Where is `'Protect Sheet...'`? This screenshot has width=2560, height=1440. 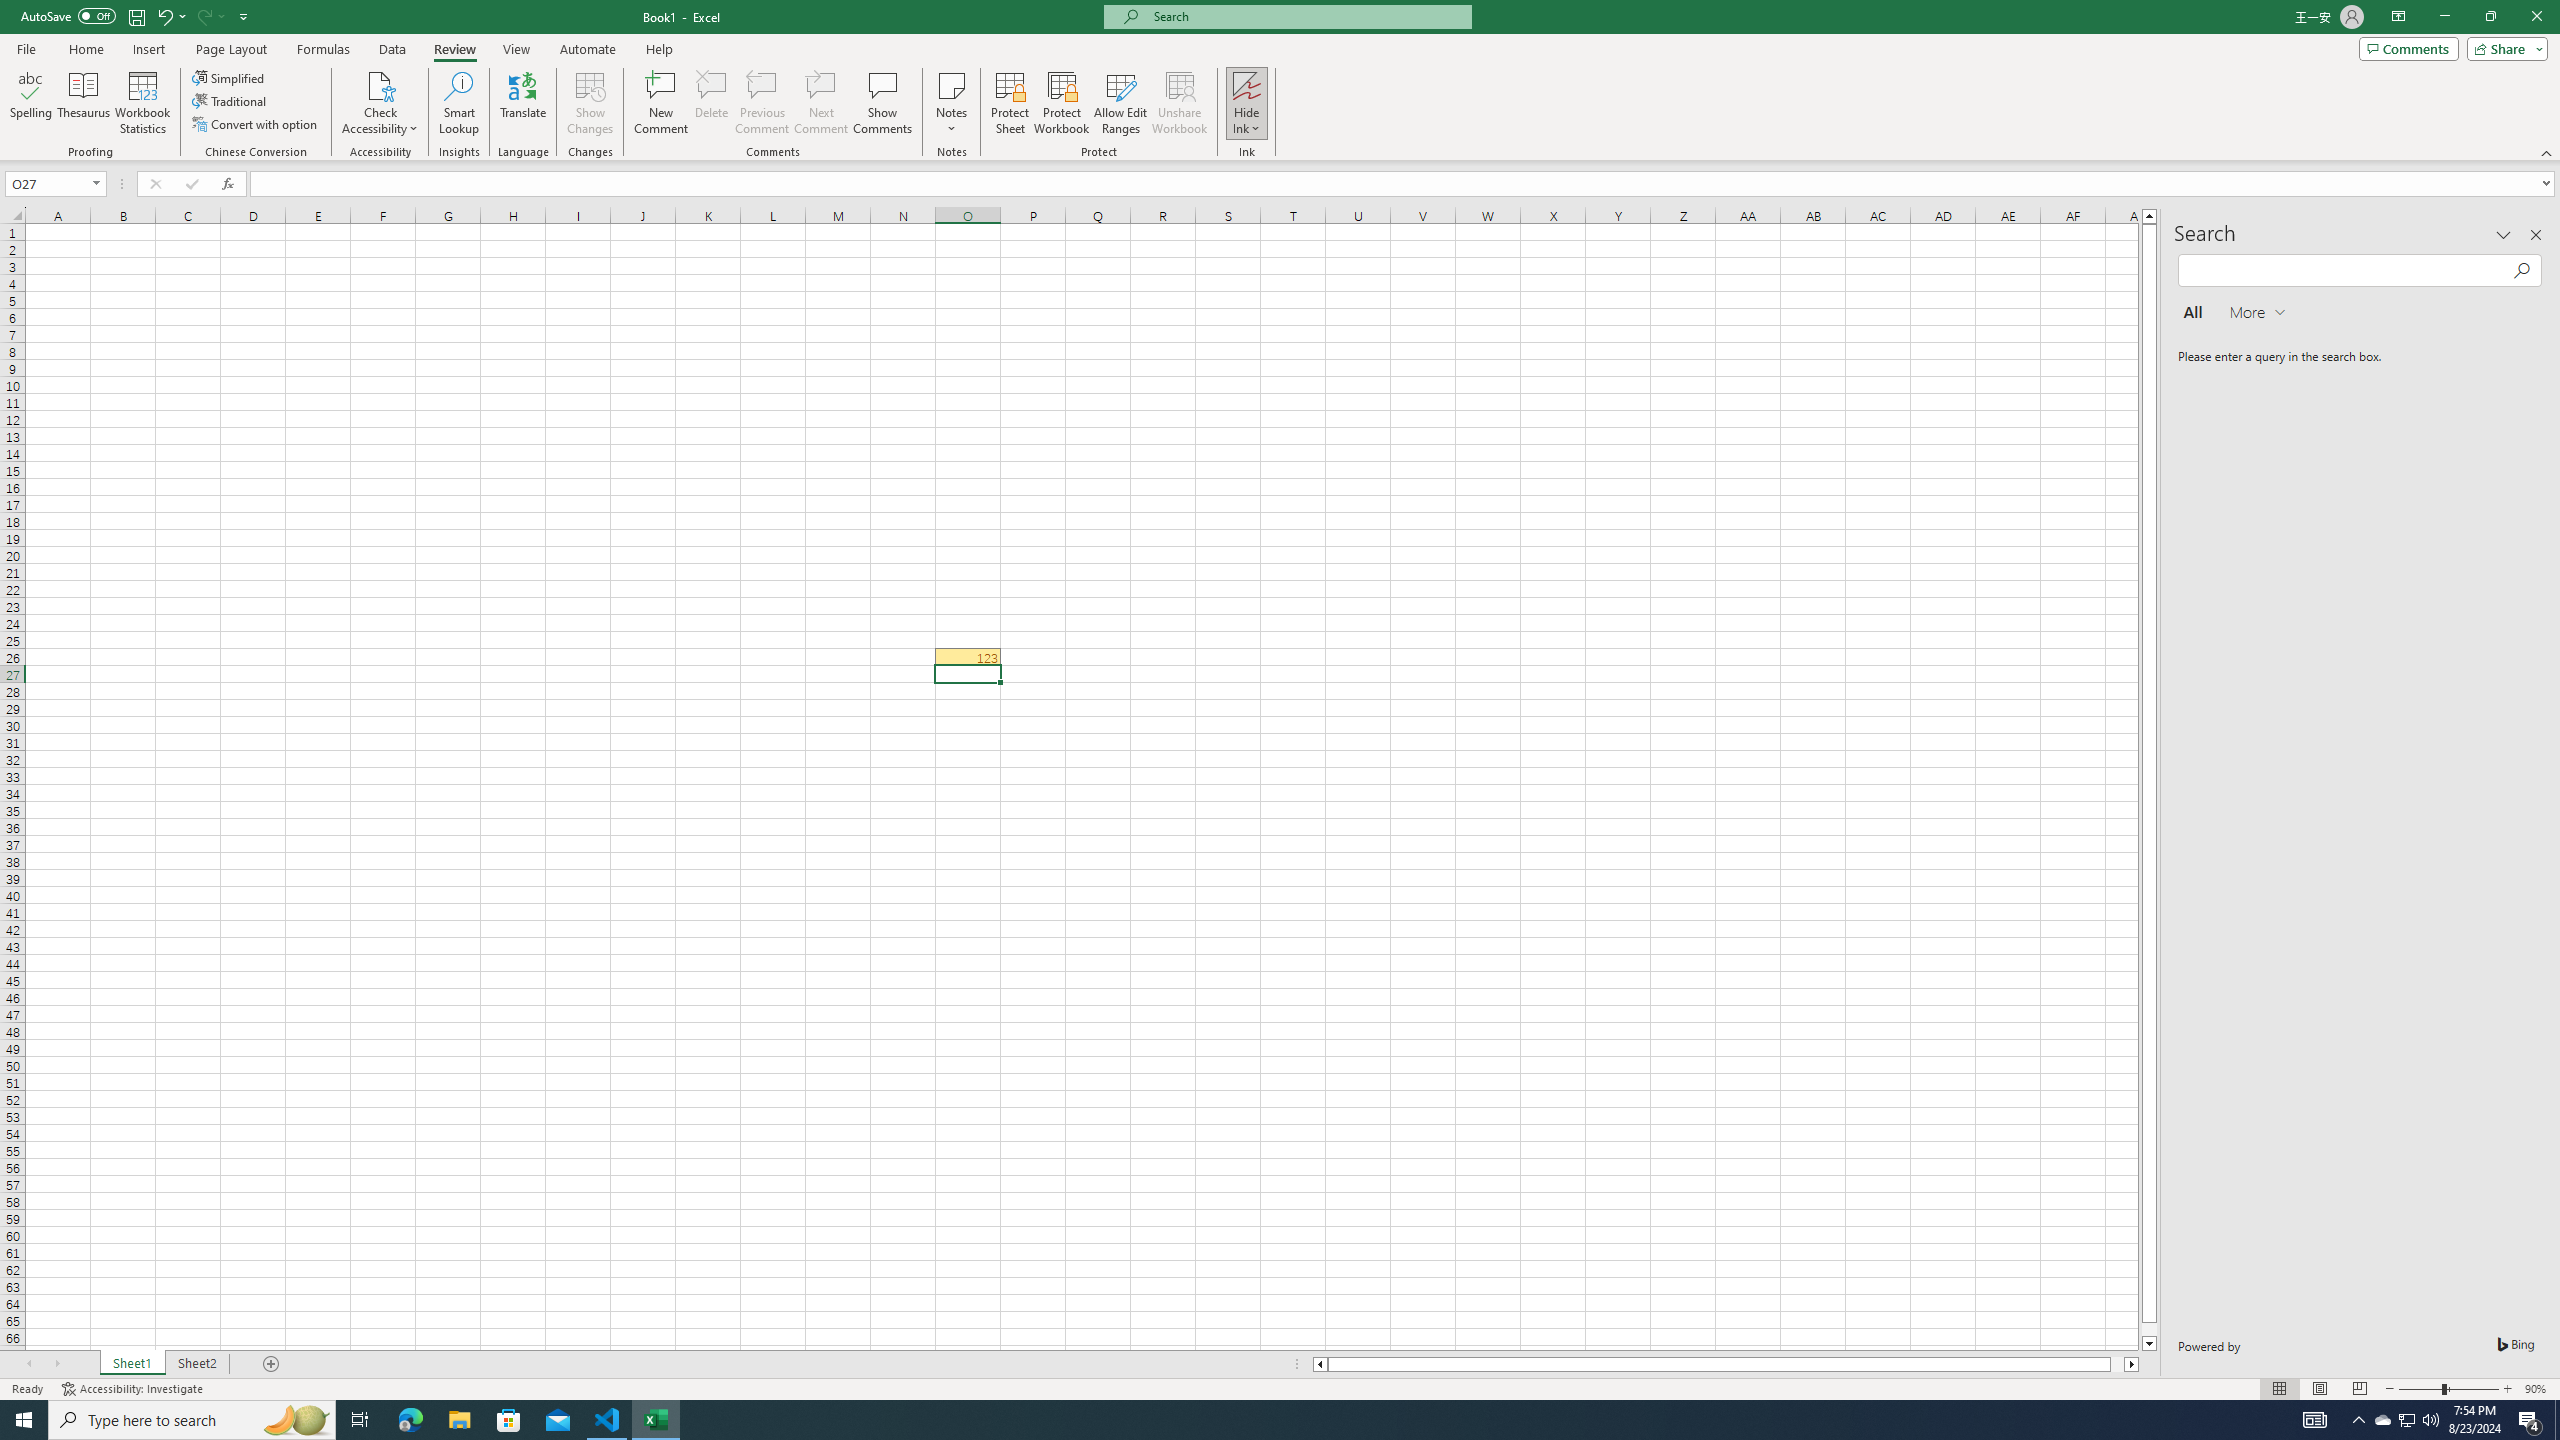
'Protect Sheet...' is located at coordinates (1008, 103).